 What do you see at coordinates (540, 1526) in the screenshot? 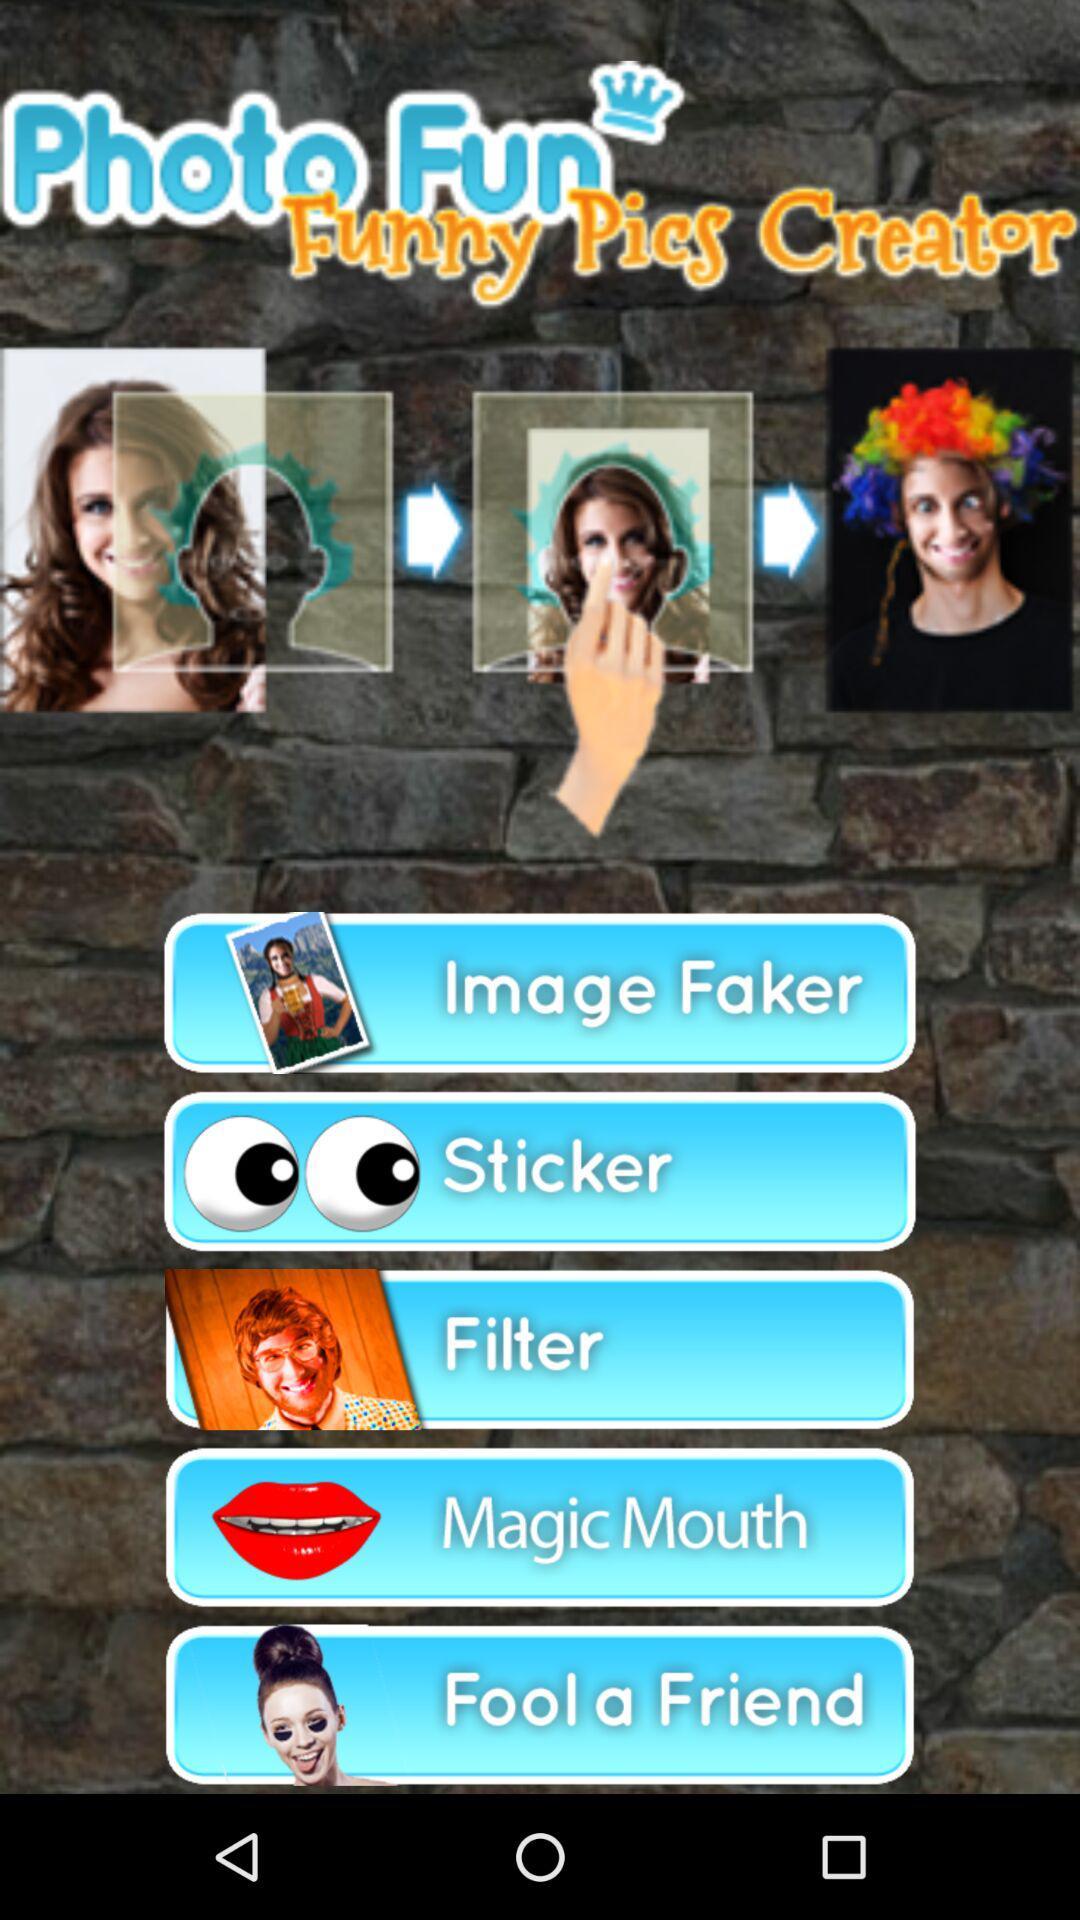
I see `edit image` at bounding box center [540, 1526].